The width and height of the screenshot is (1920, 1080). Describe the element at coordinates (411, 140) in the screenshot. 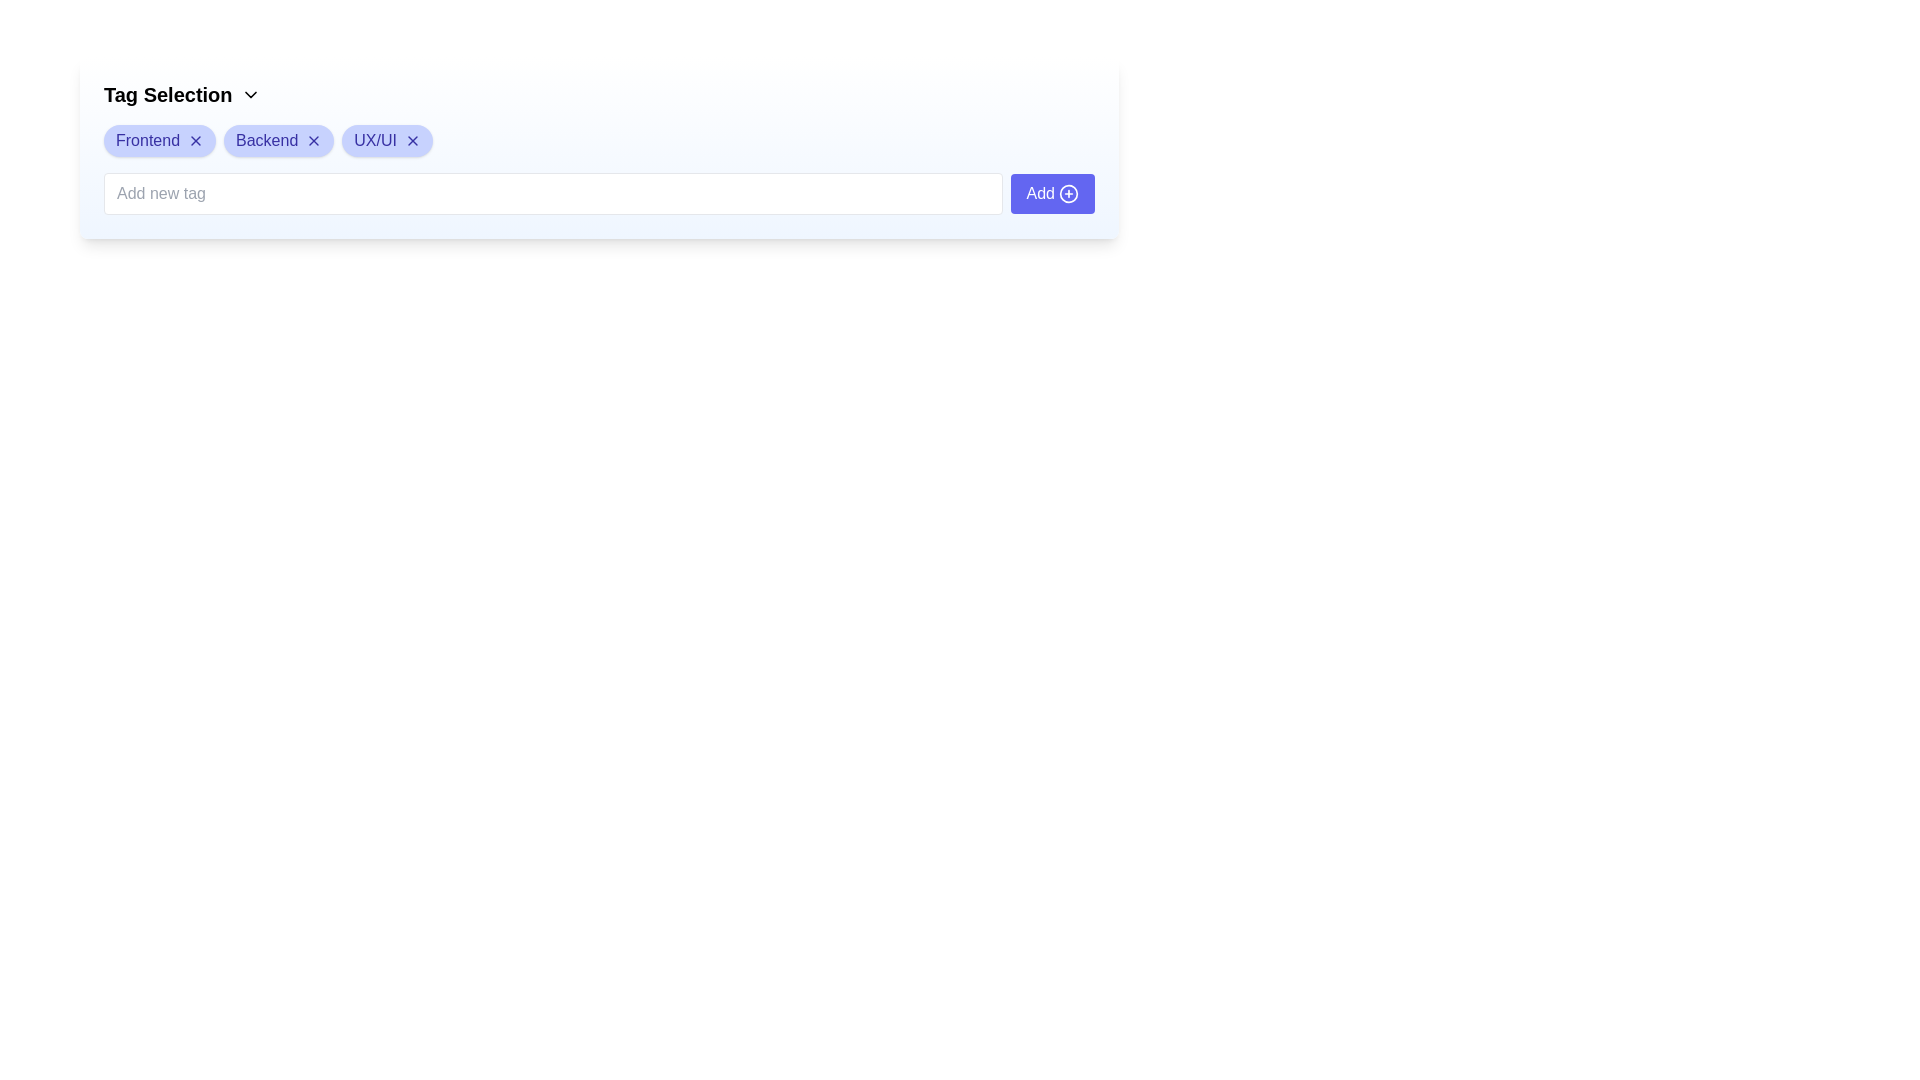

I see `the close icon button at the rightmost end of the 'UX/UI' tag` at that location.